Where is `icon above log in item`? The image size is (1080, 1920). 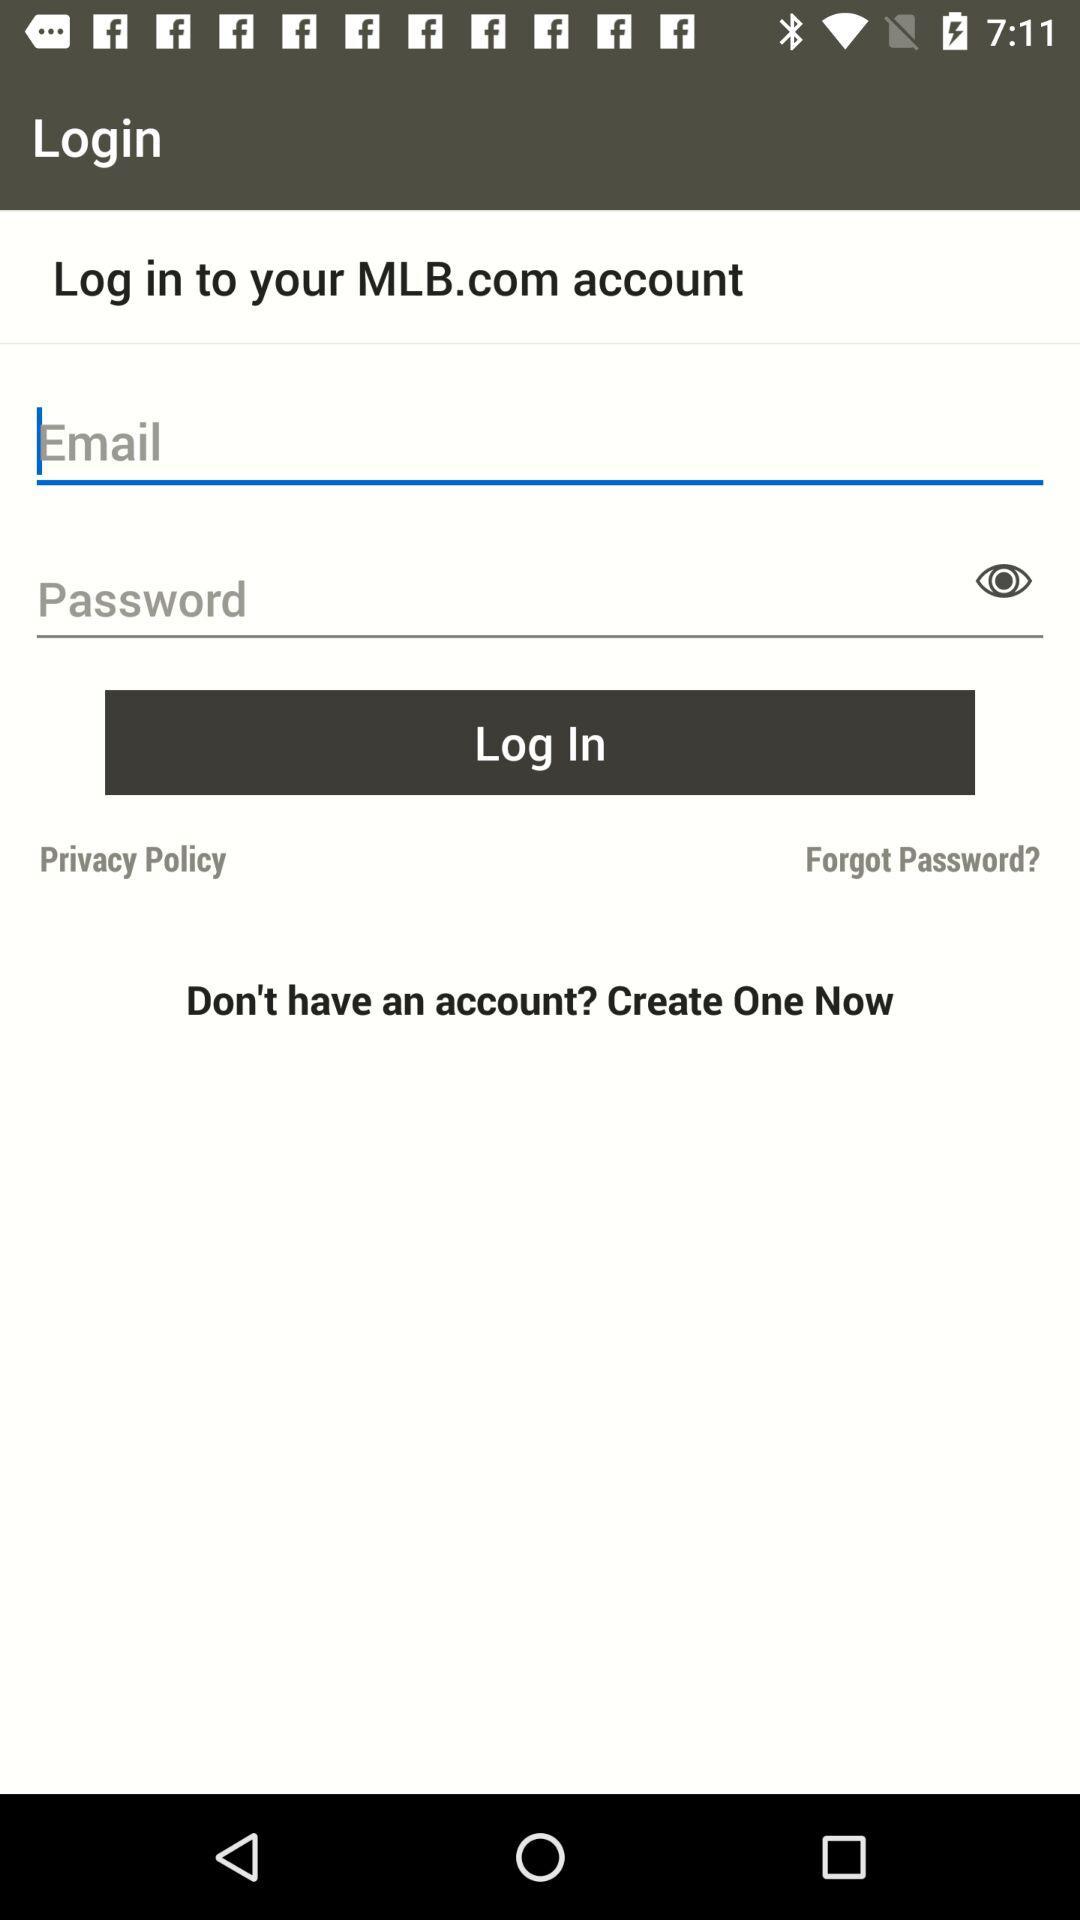 icon above log in item is located at coordinates (1003, 579).